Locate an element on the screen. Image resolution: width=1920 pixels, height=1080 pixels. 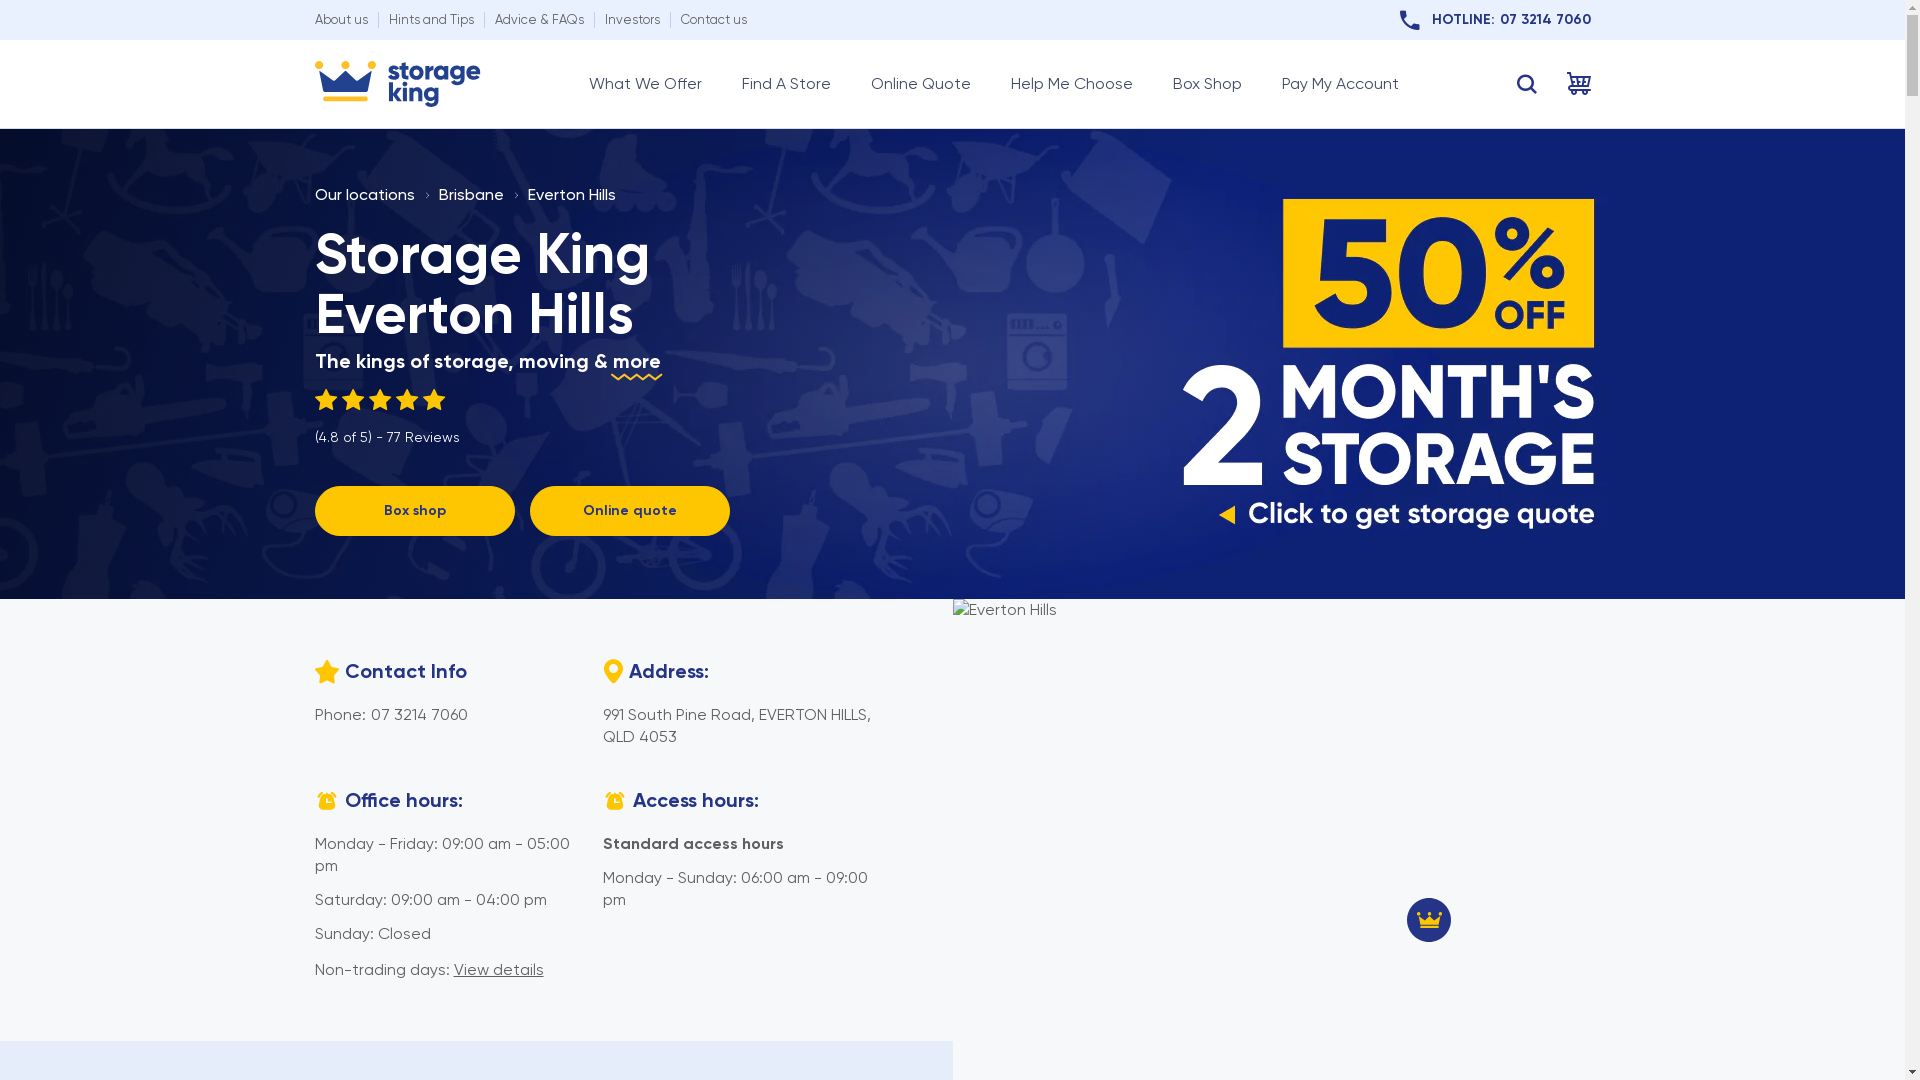
'Online Quote' is located at coordinates (919, 83).